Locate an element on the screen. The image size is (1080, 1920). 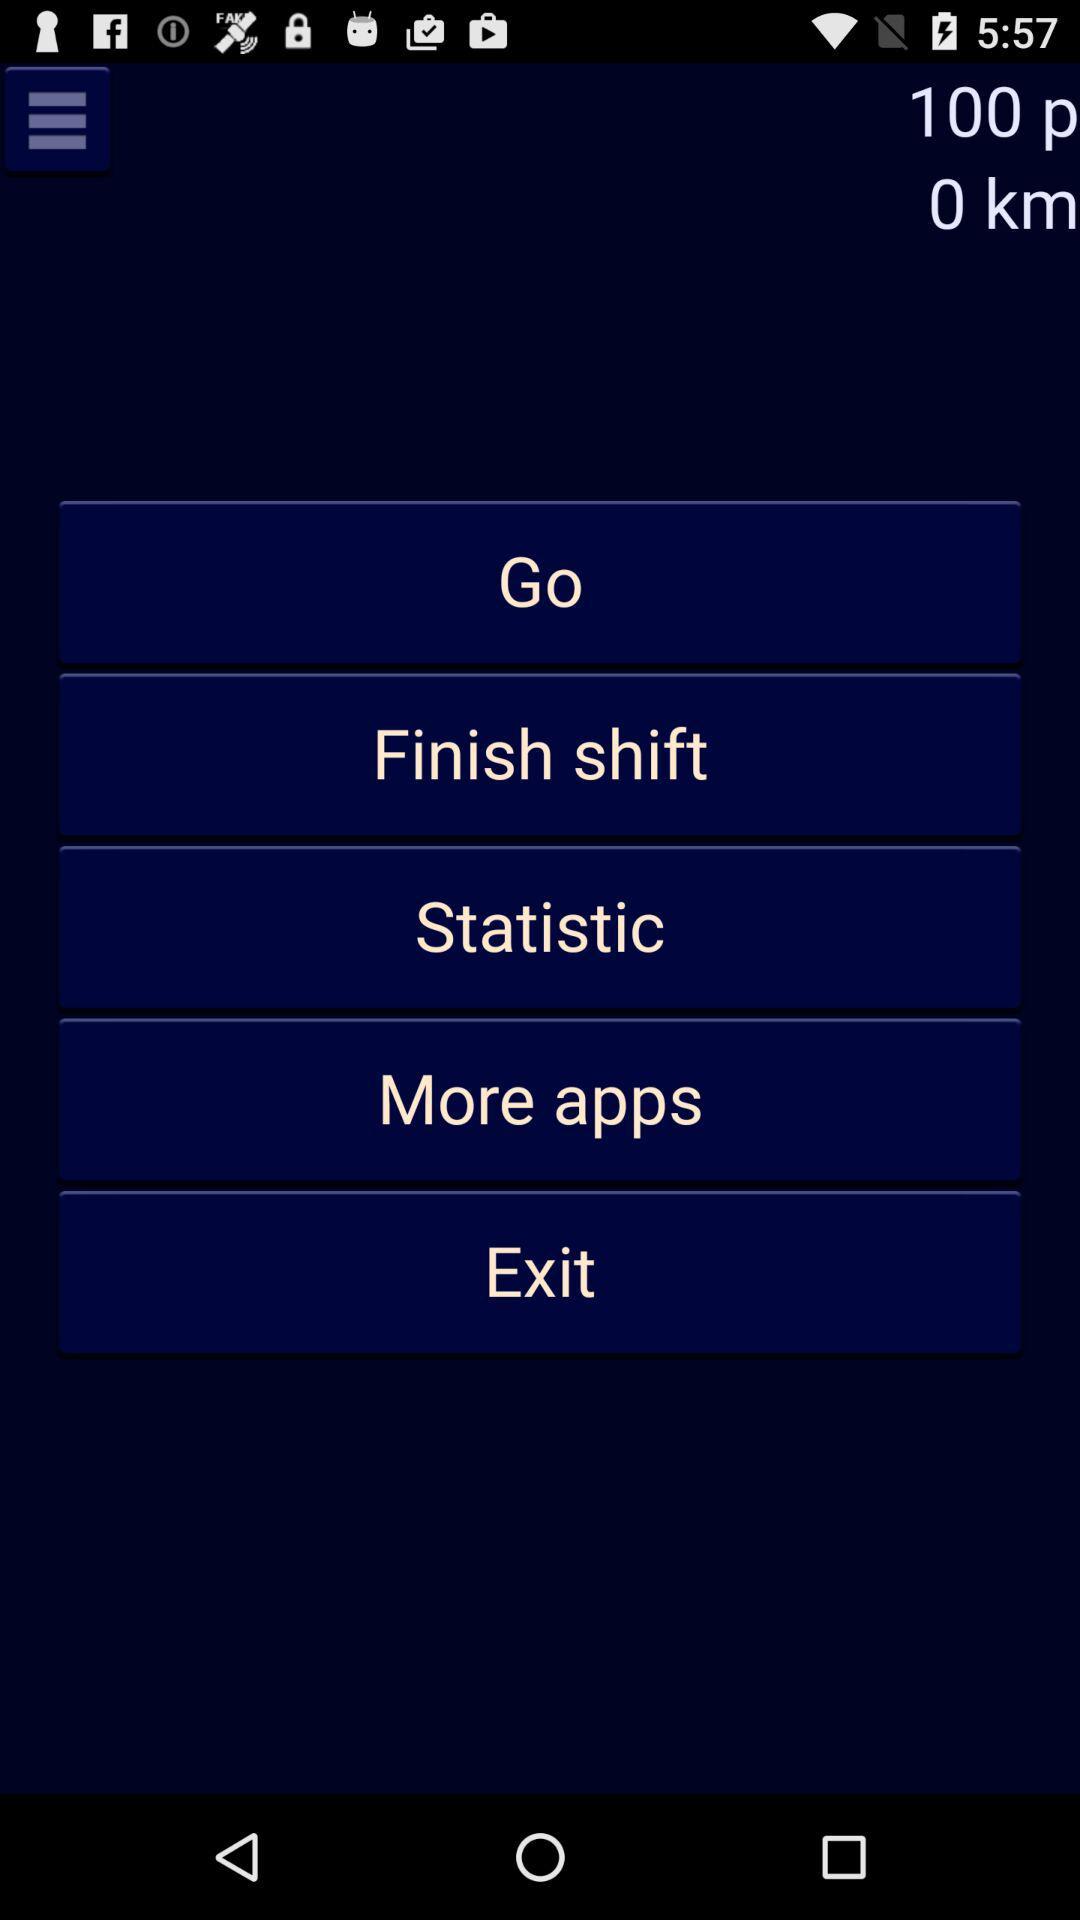
the more apps item is located at coordinates (540, 1099).